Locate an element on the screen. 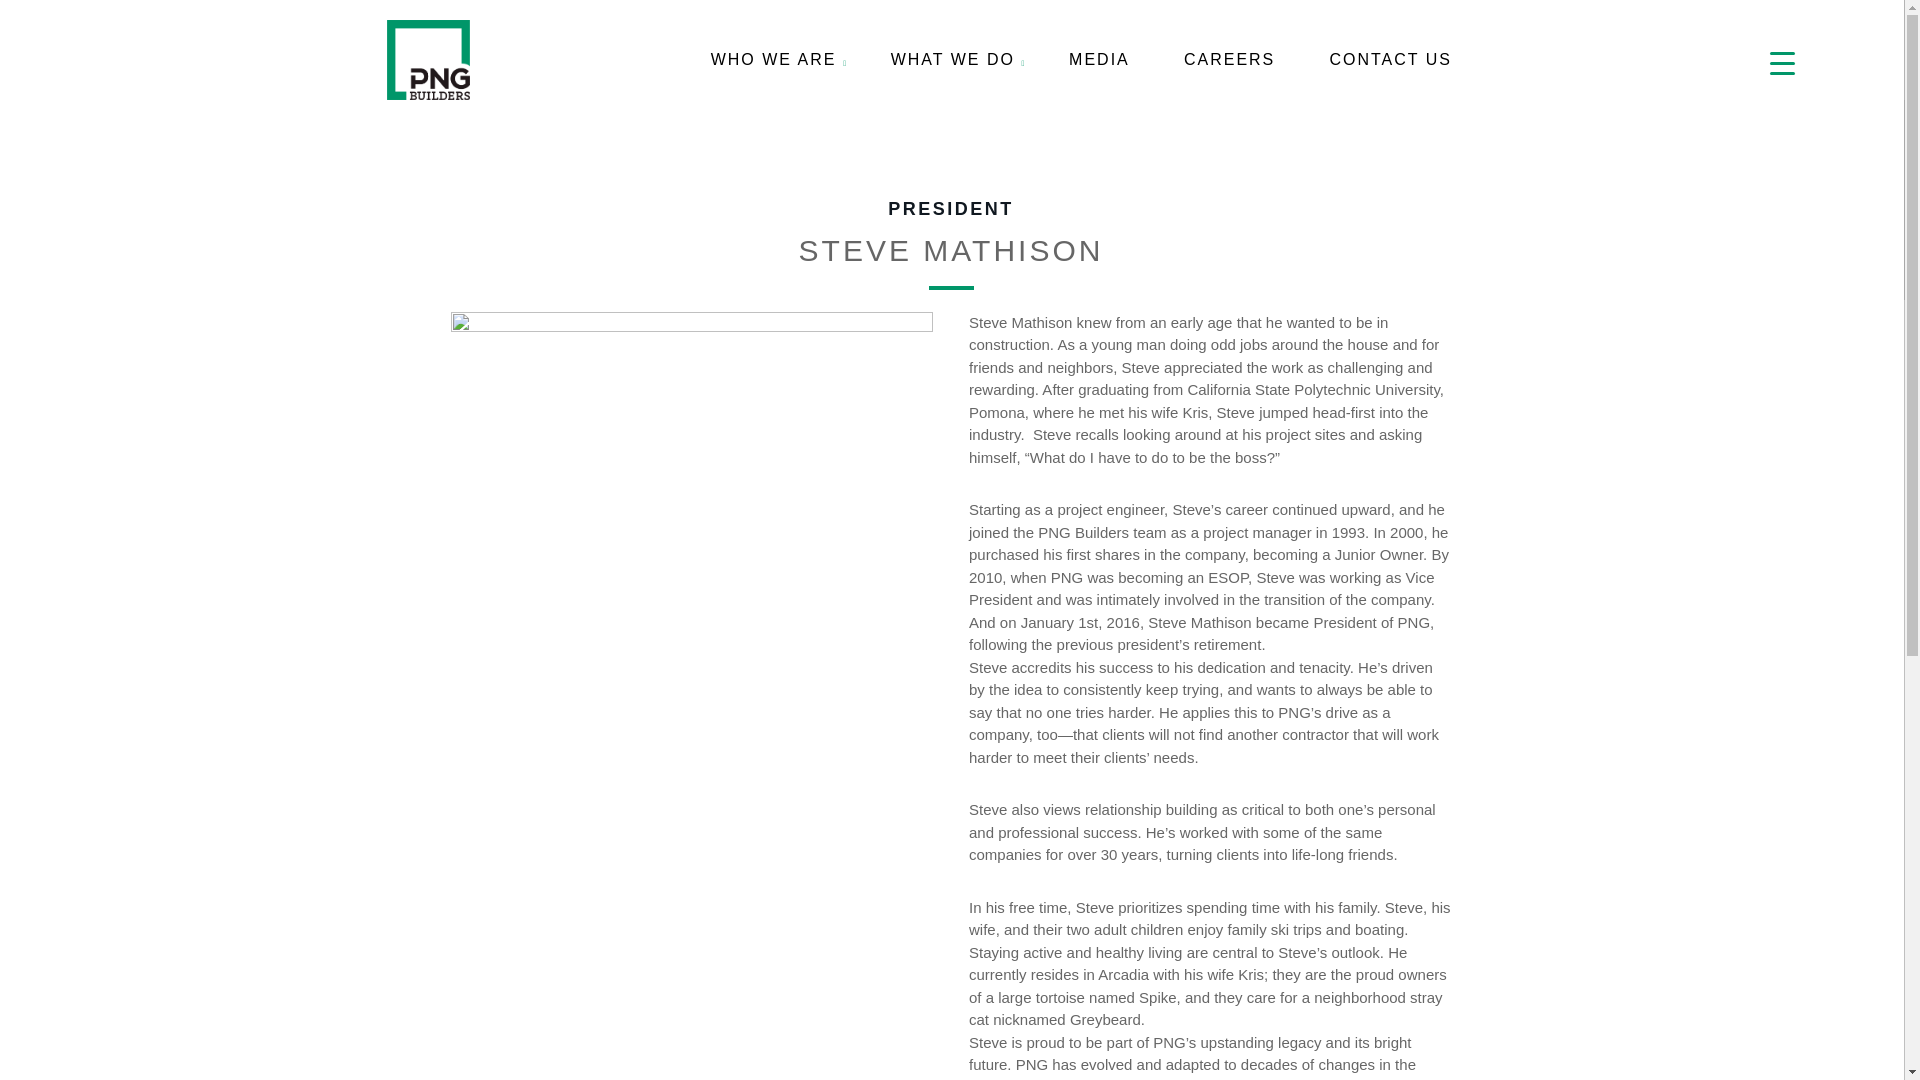  'CONTACT US' is located at coordinates (1389, 59).